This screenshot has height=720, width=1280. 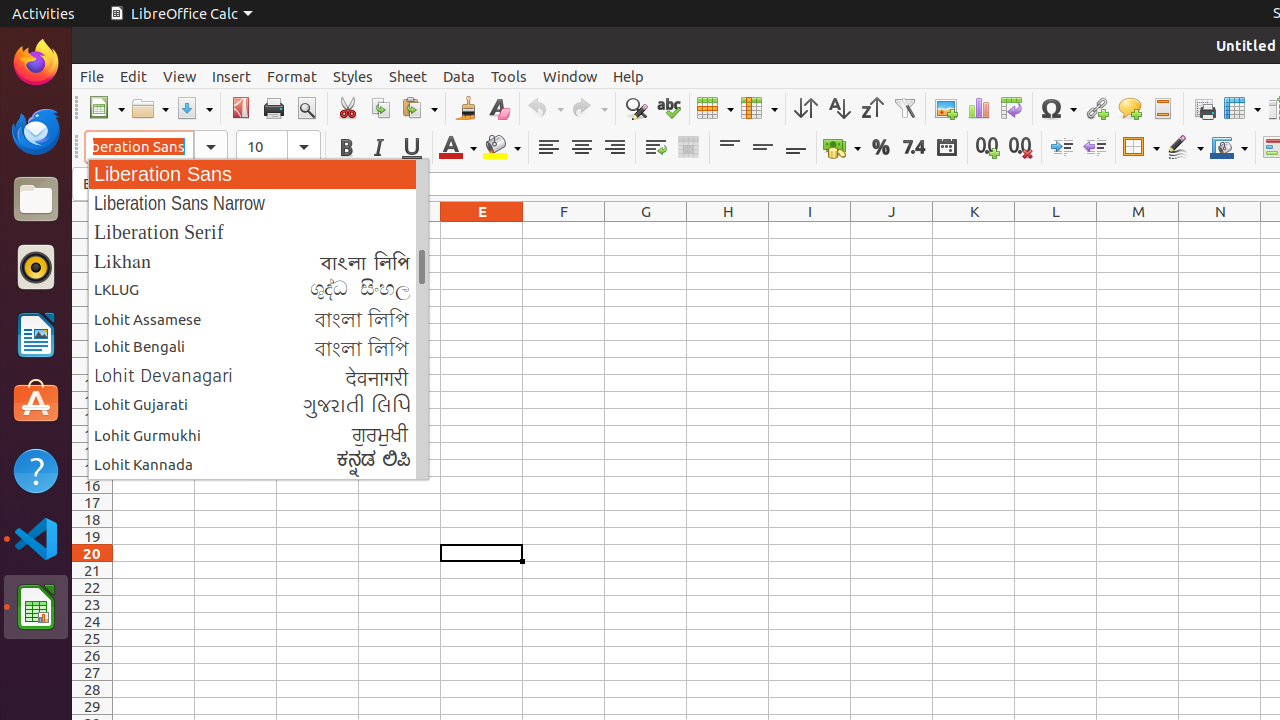 What do you see at coordinates (568, 75) in the screenshot?
I see `'Window'` at bounding box center [568, 75].